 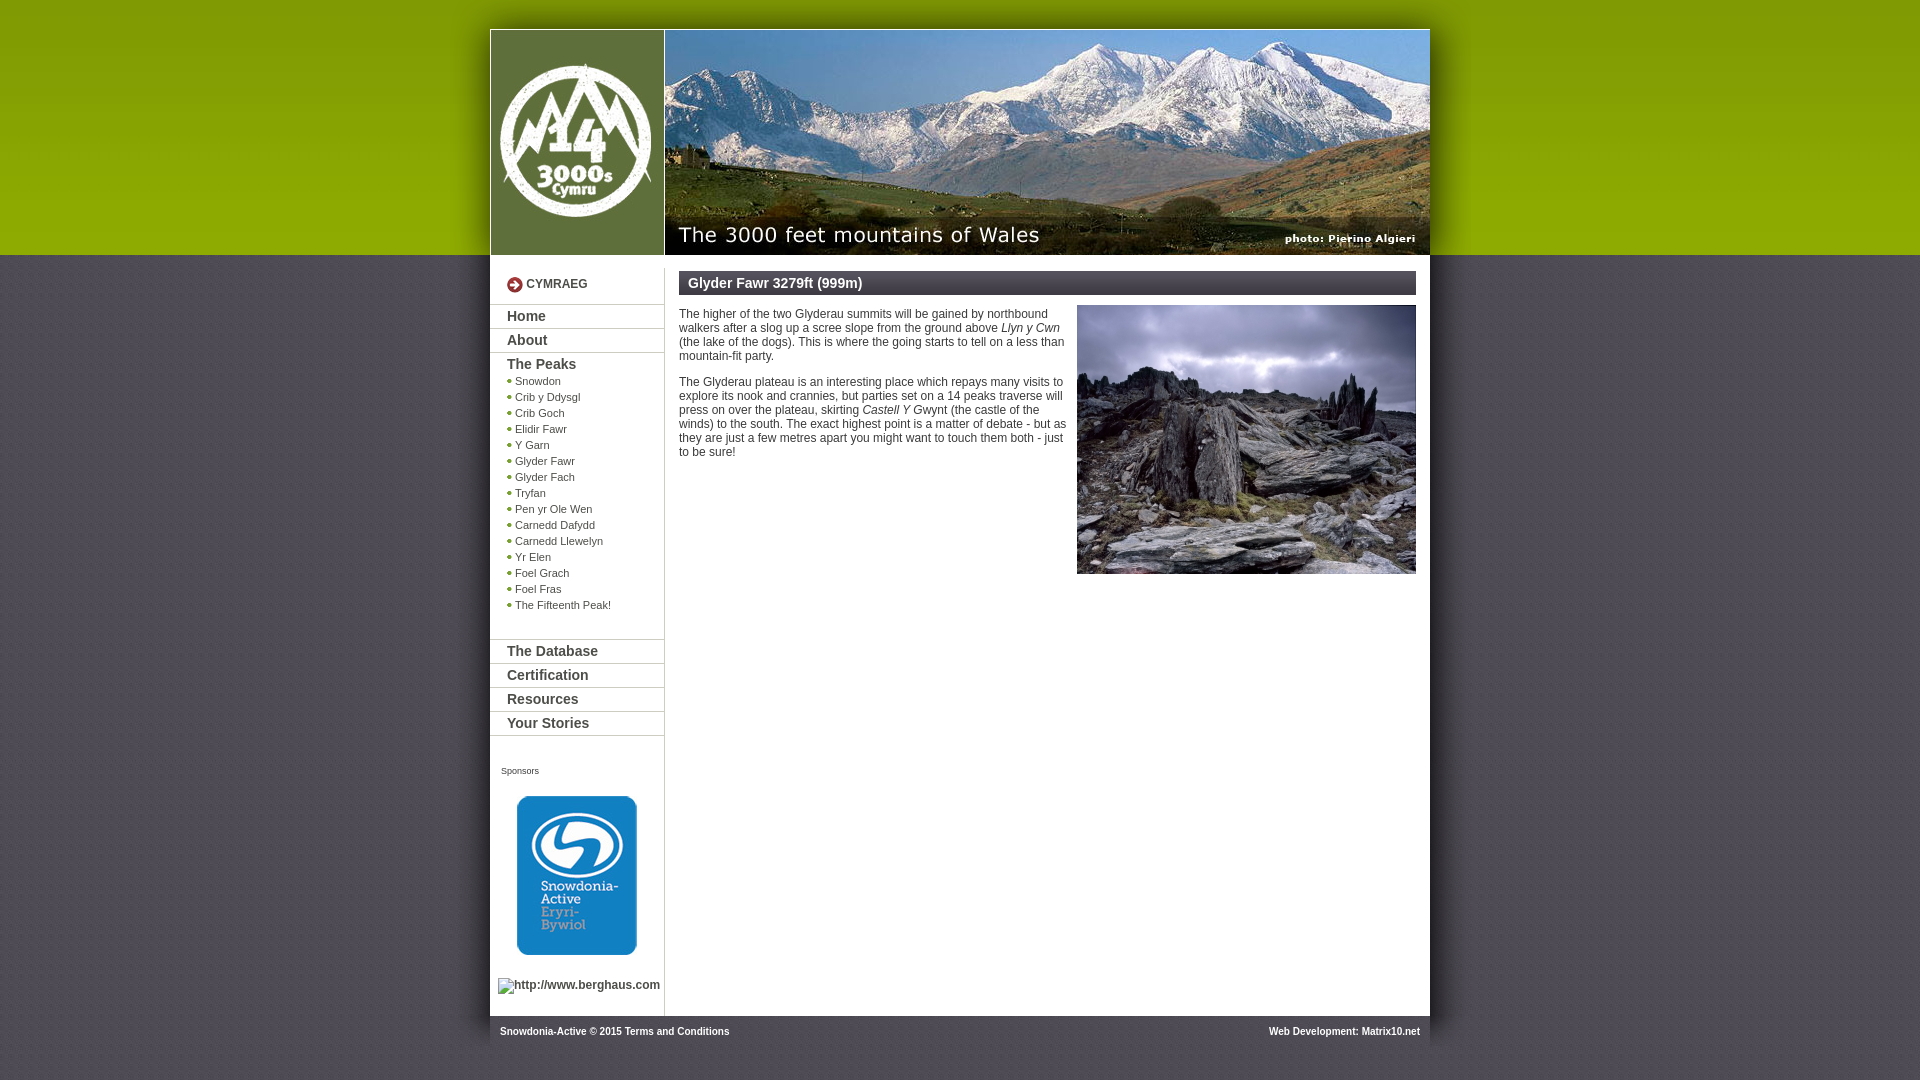 I want to click on 'The Peaks', so click(x=584, y=364).